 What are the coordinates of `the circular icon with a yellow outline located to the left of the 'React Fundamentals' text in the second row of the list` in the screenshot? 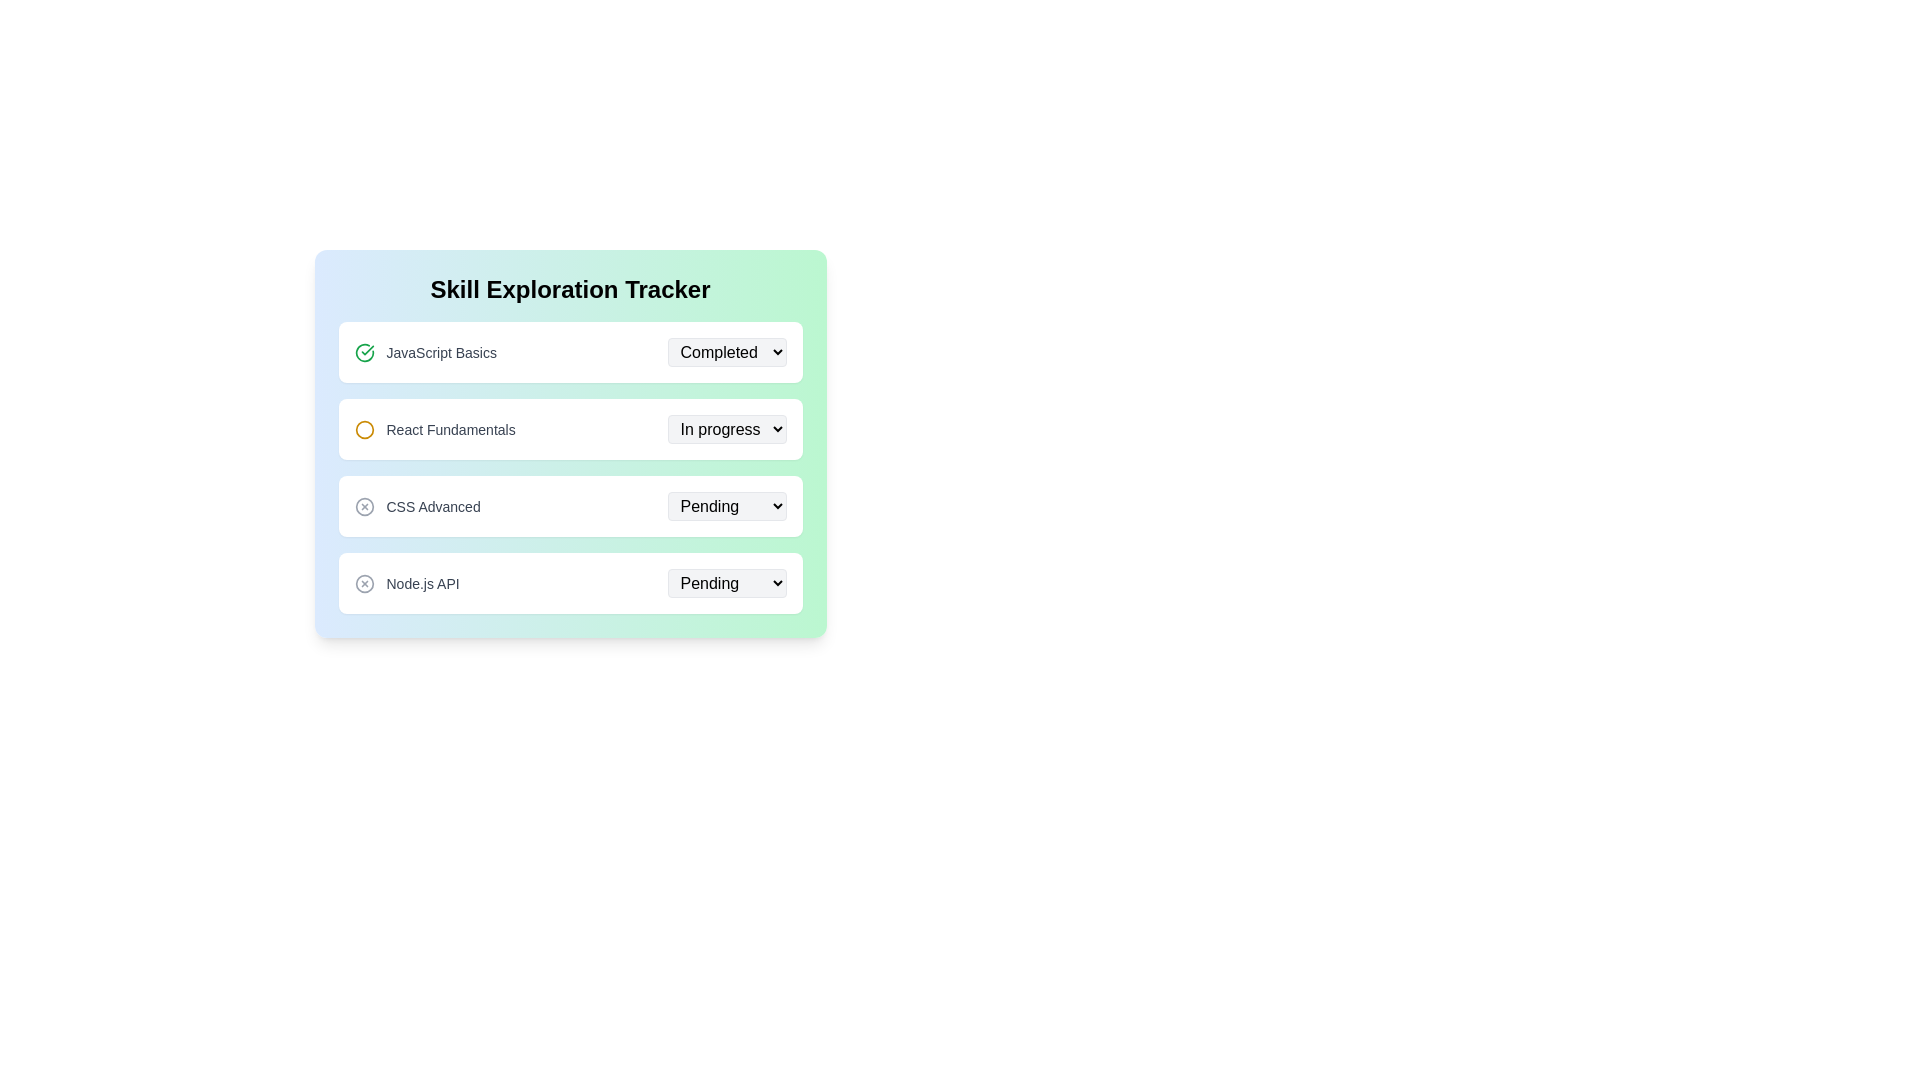 It's located at (364, 428).